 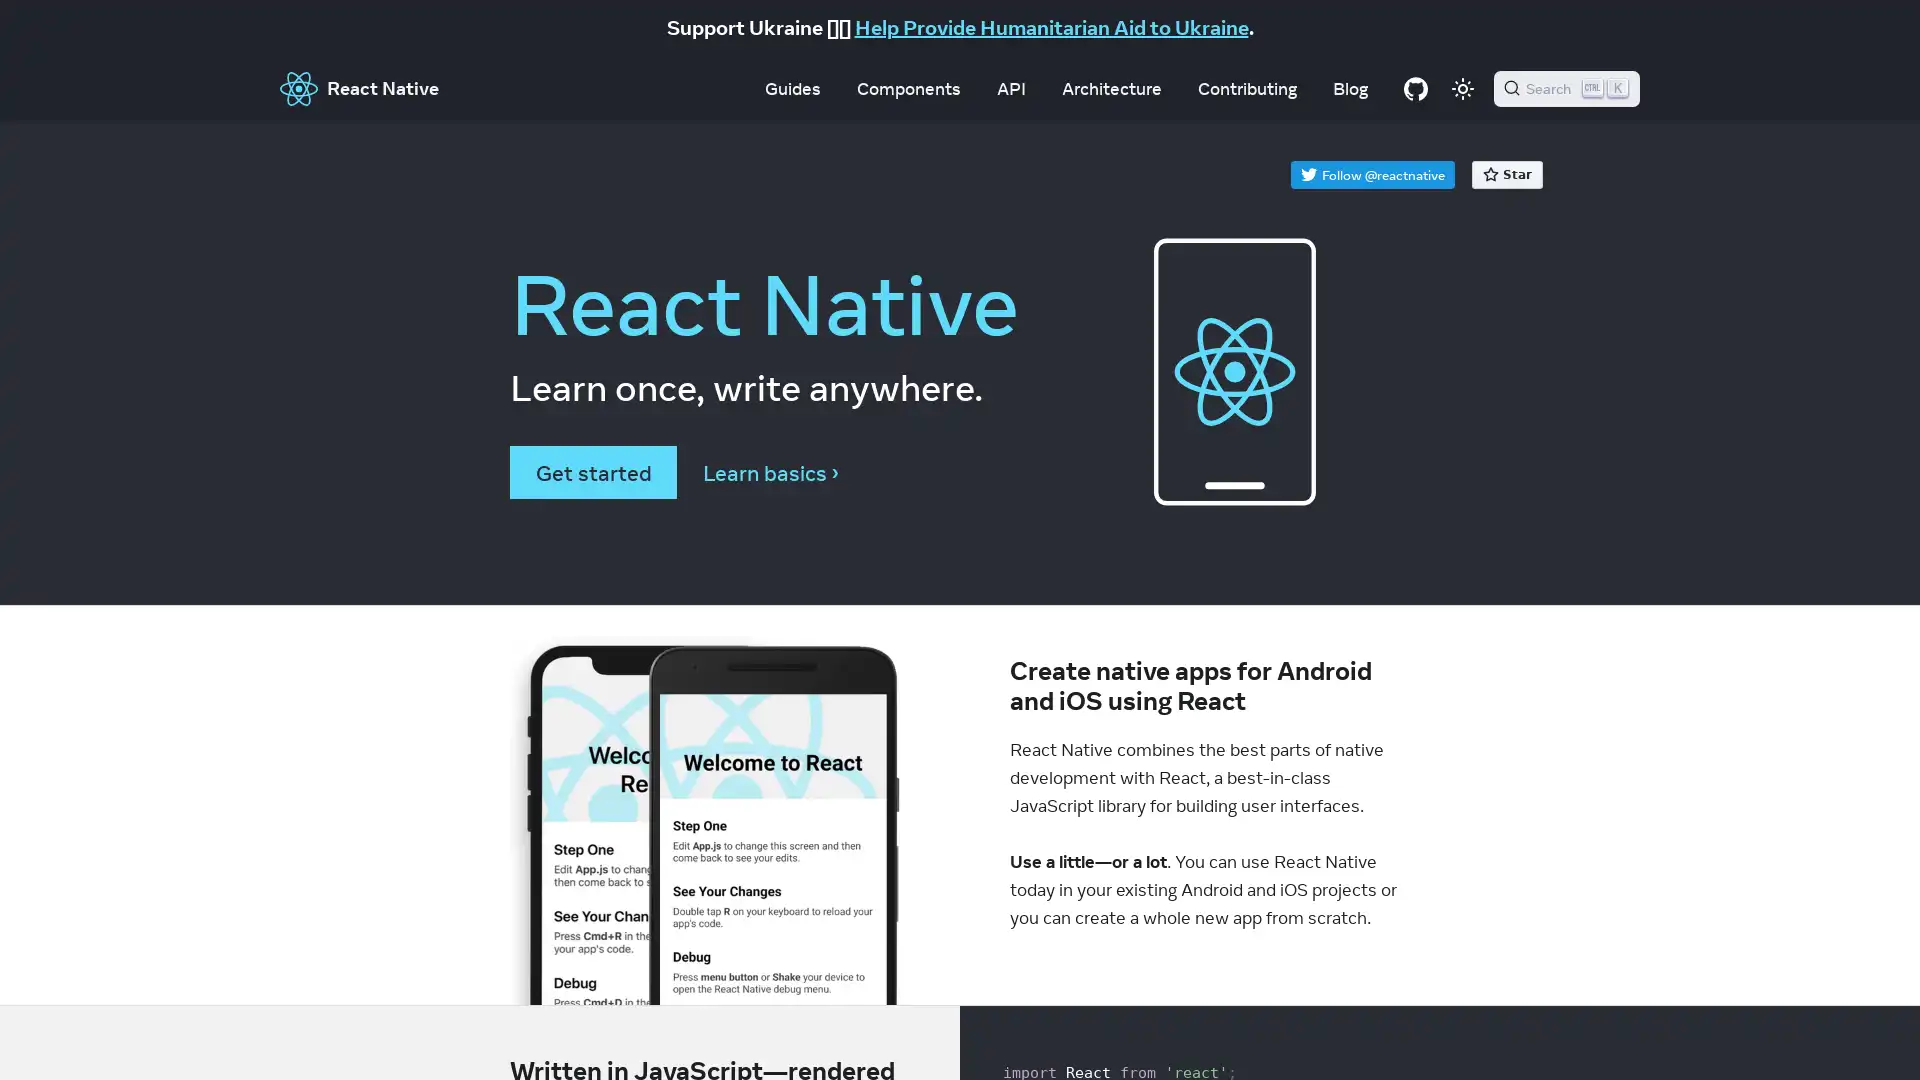 What do you see at coordinates (1462, 87) in the screenshot?
I see `Switch between dark and light mode (currently light mode)` at bounding box center [1462, 87].